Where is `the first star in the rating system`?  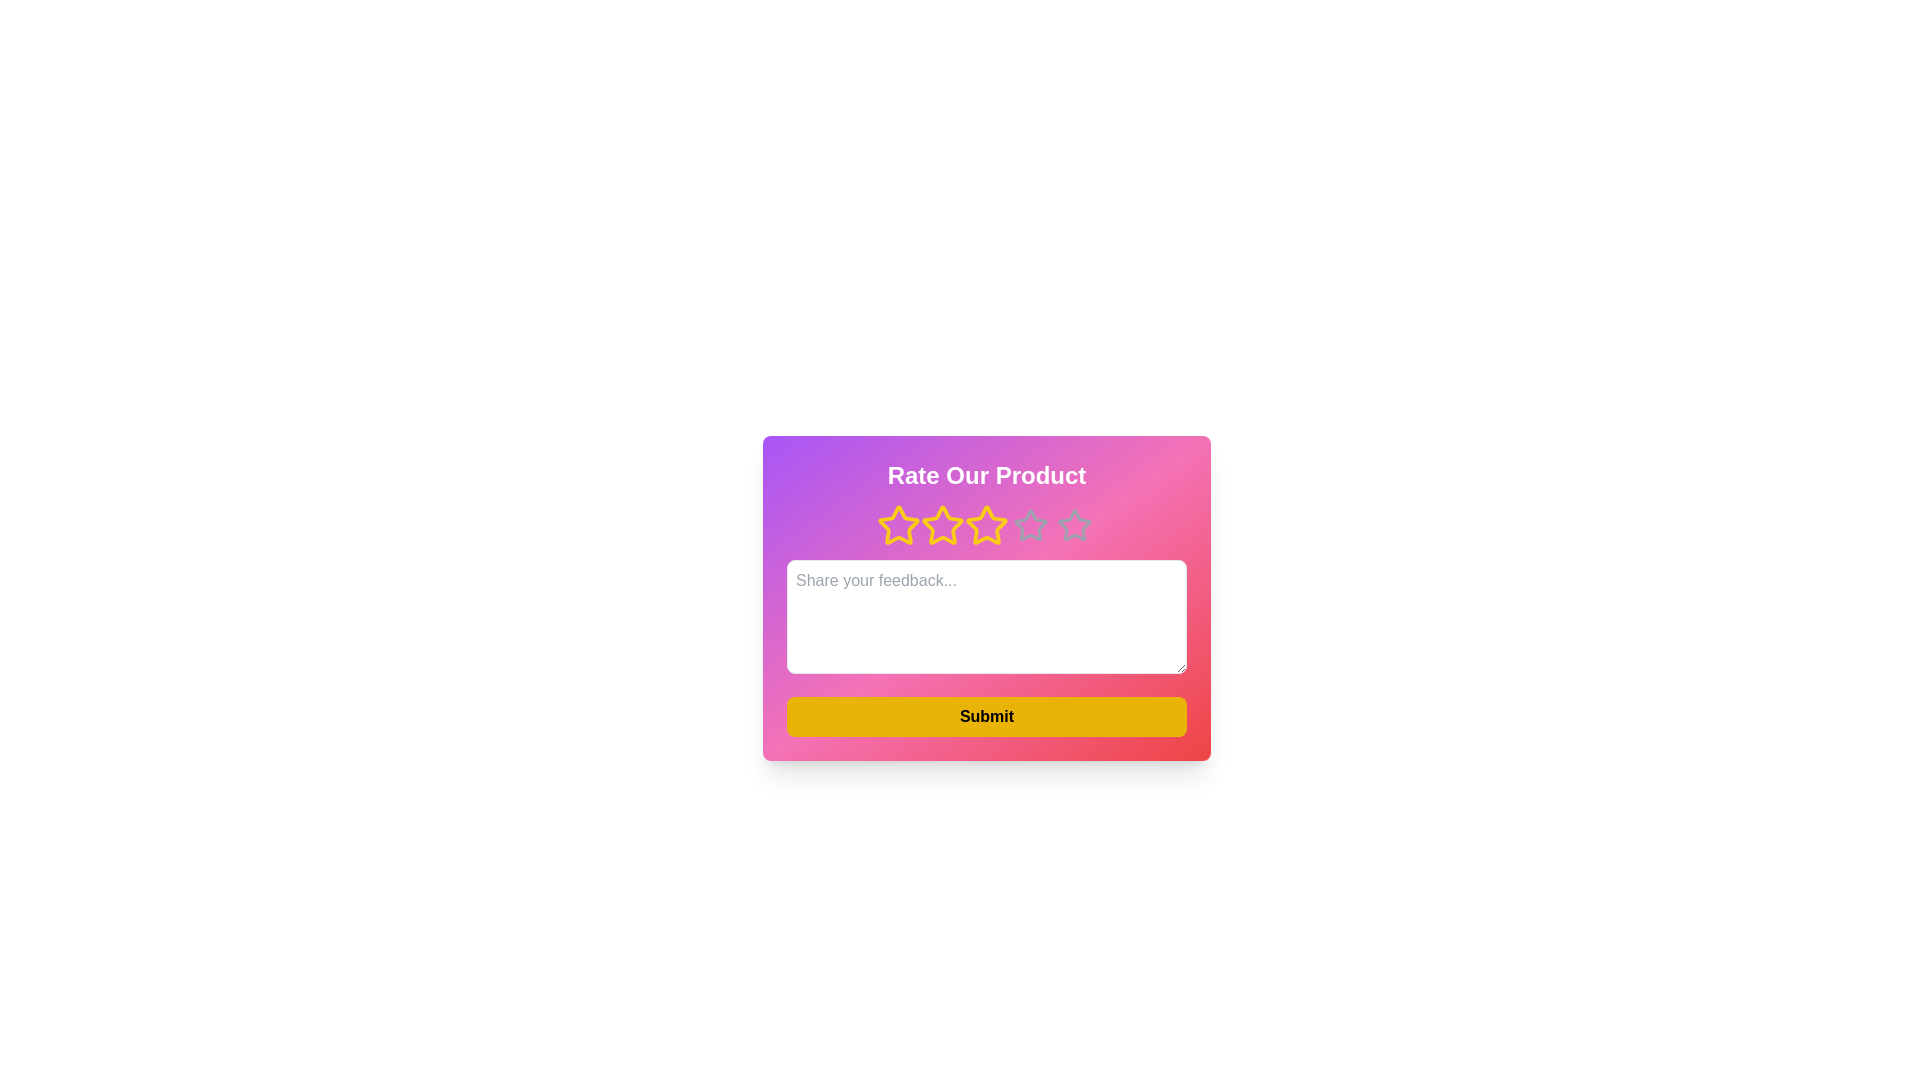
the first star in the rating system is located at coordinates (897, 524).